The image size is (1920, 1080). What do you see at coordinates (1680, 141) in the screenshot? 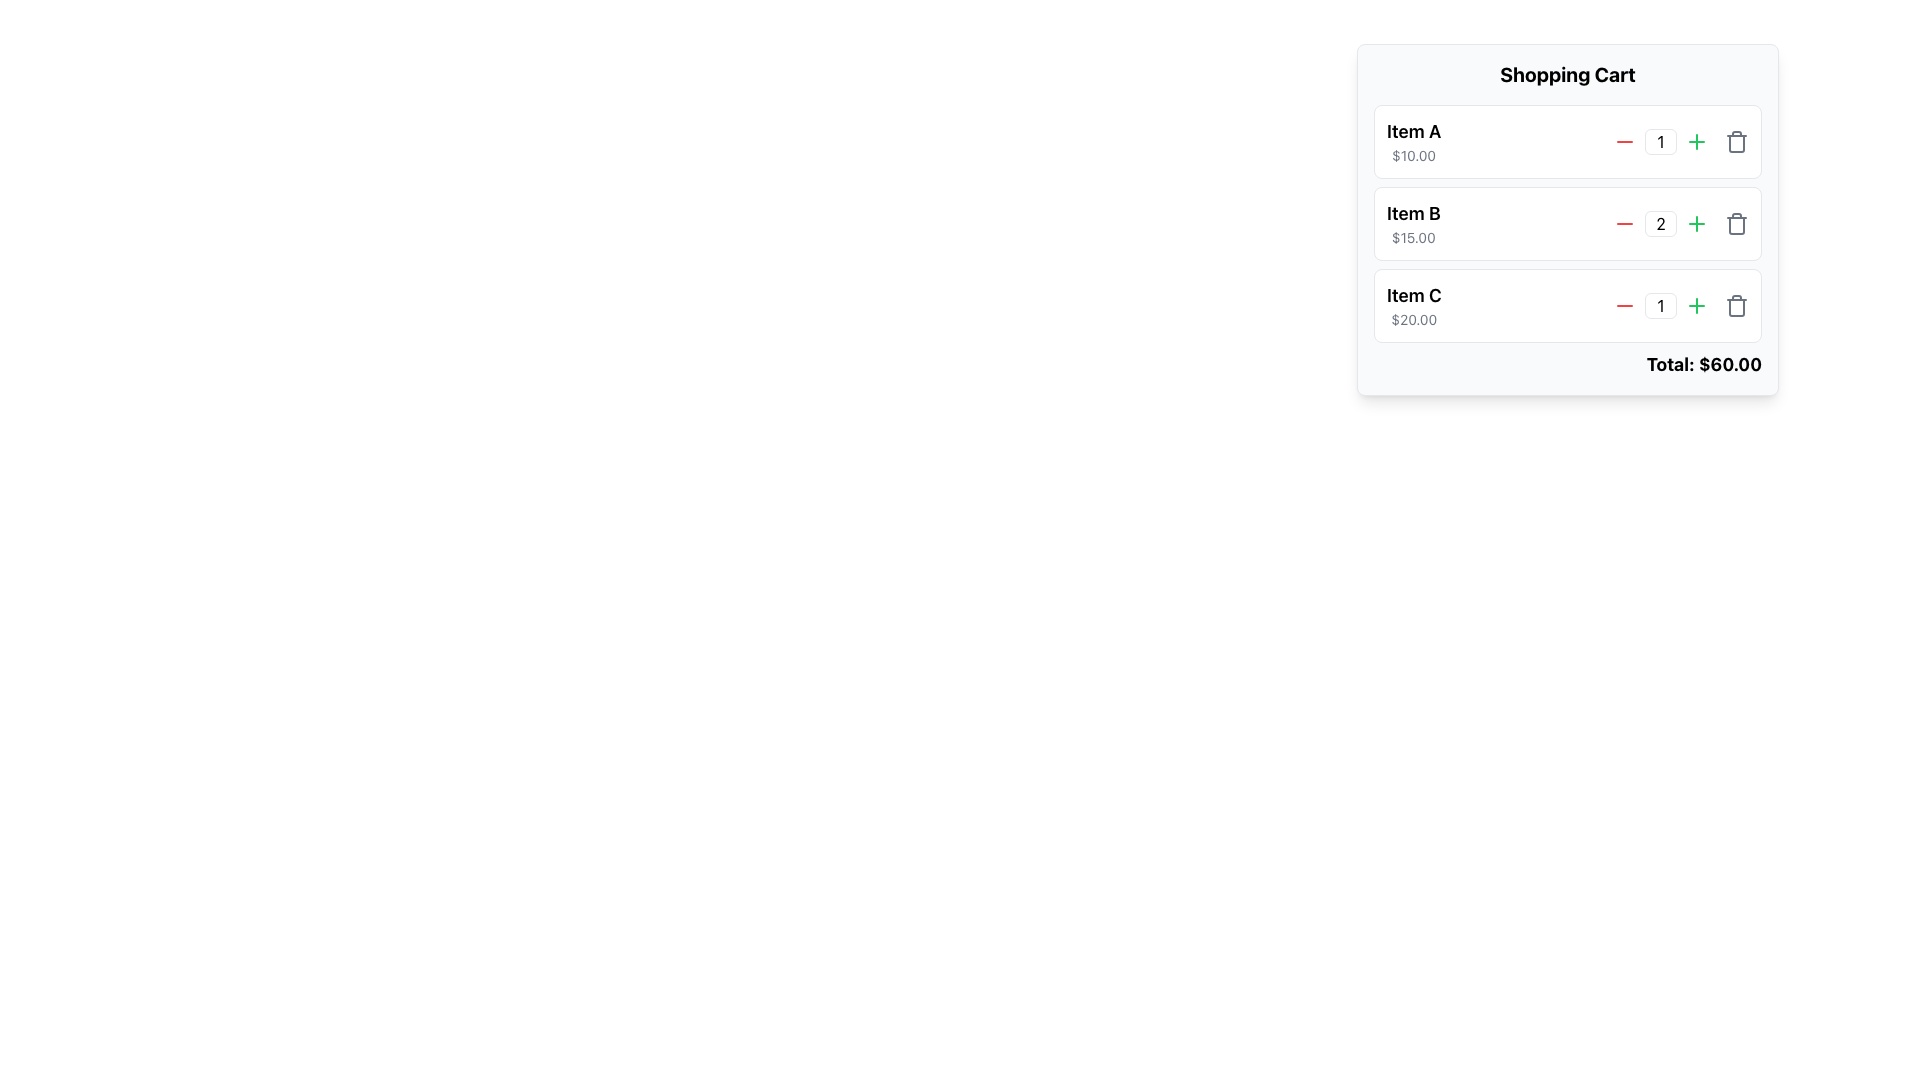
I see `the Control Group displaying the number '1' within Item A in the shopping cart to edit its value` at bounding box center [1680, 141].